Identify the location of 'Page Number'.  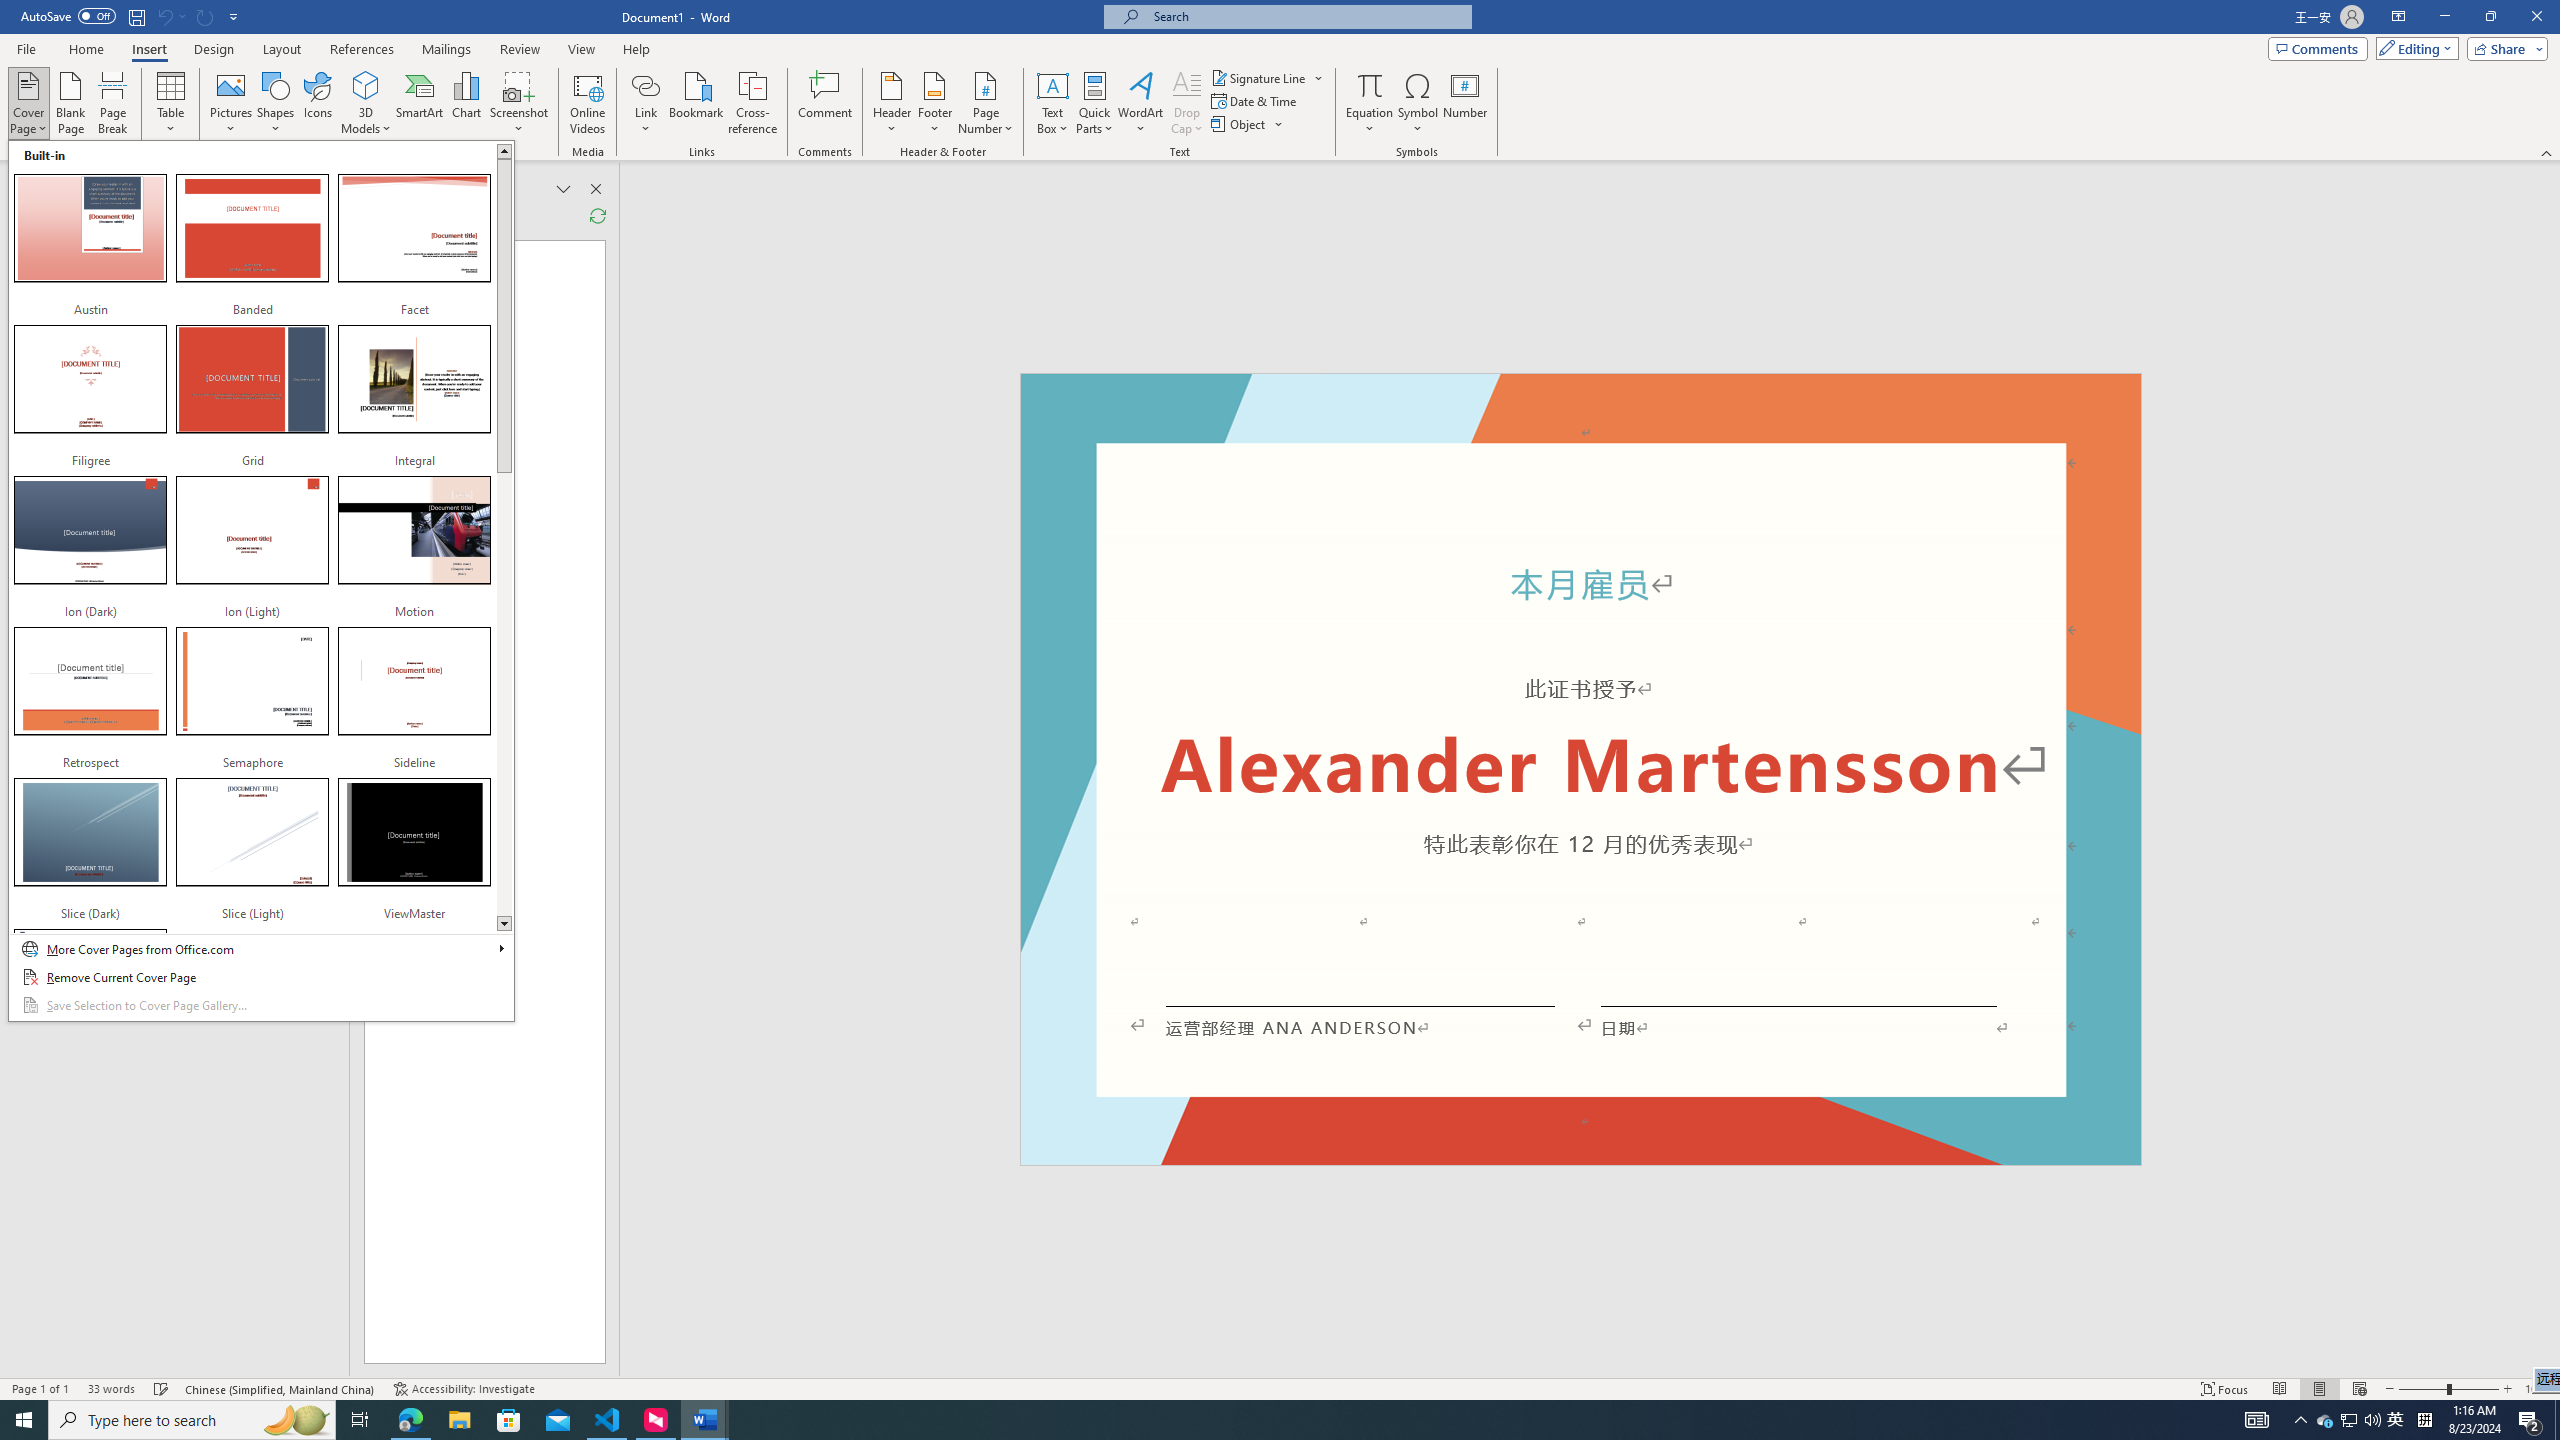
(985, 103).